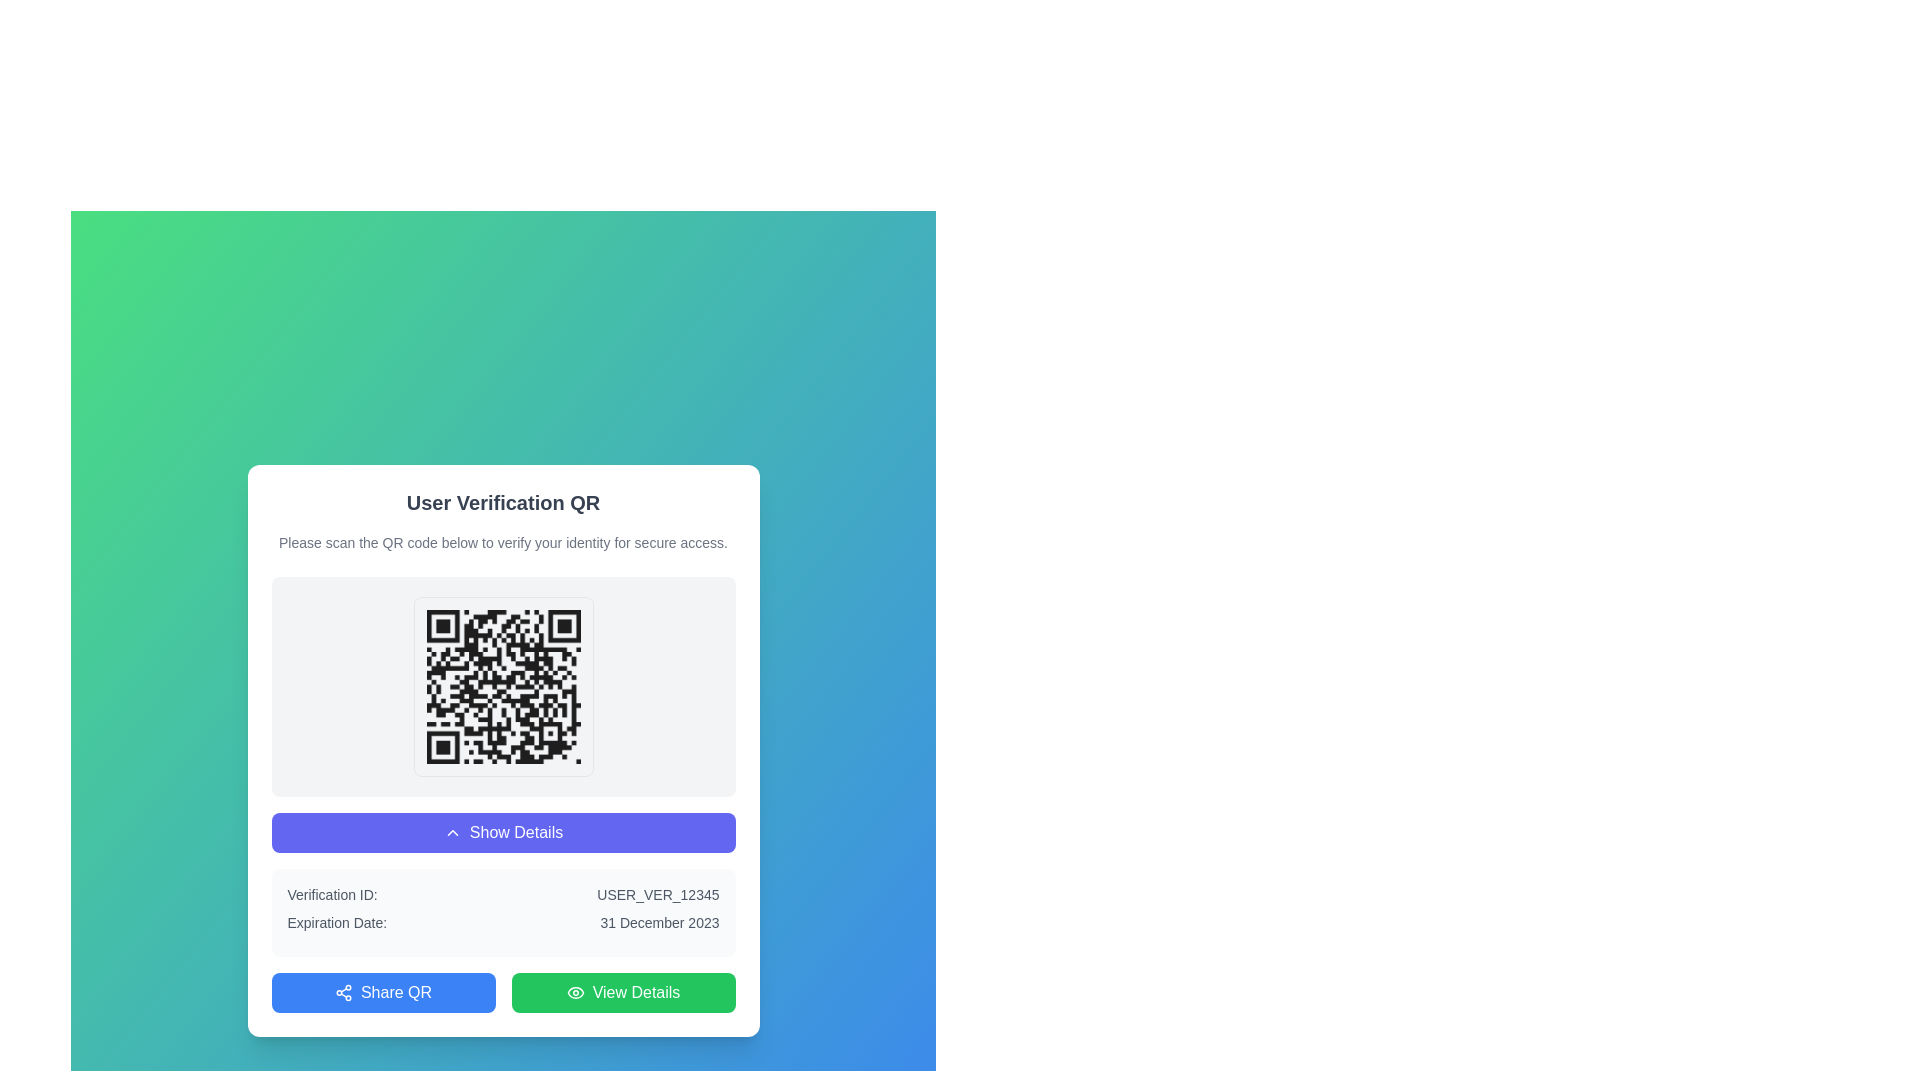 The image size is (1920, 1080). I want to click on the upwards-pointing chevron icon located within the 'Show Details' button, which is part of the user verification interface, so click(451, 833).